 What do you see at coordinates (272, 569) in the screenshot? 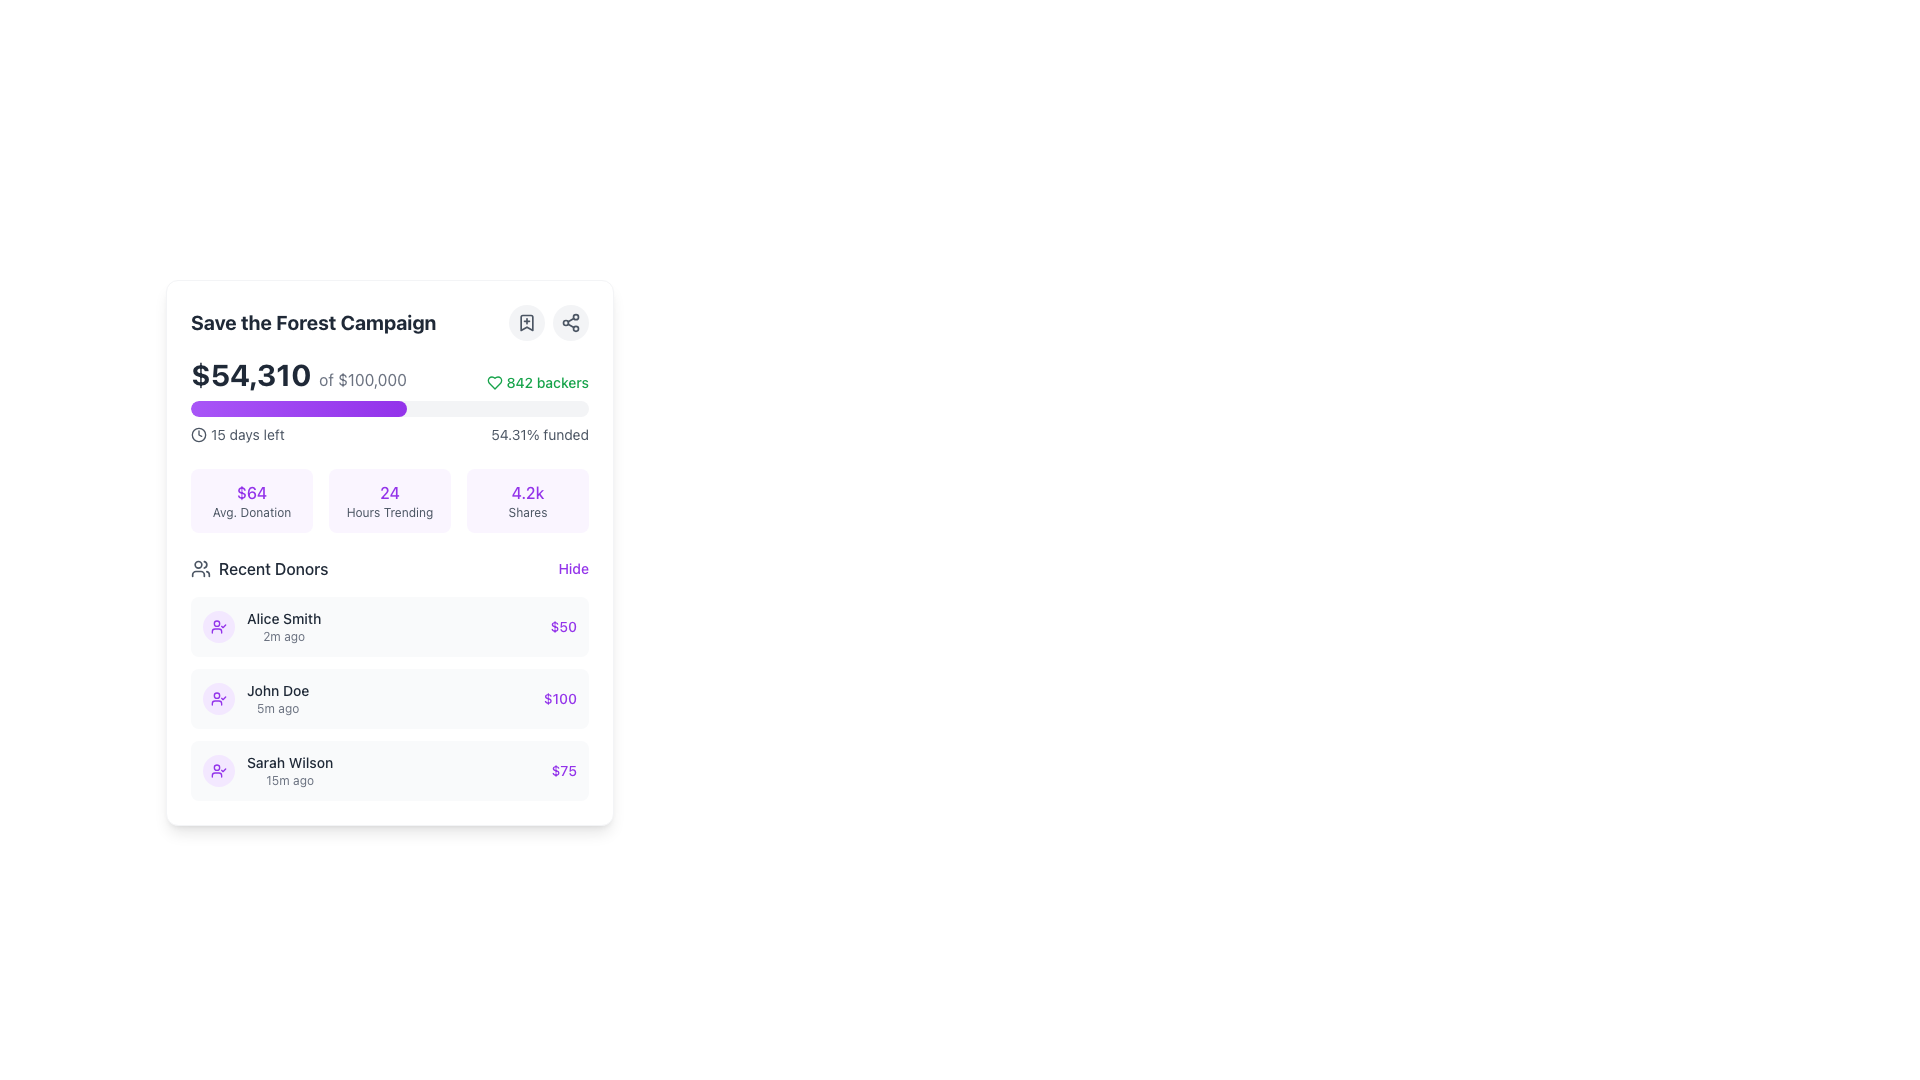
I see `the text label displaying 'Recent Donors' which is medium-weight, dark gray, and positioned to the right of a user group icon` at bounding box center [272, 569].